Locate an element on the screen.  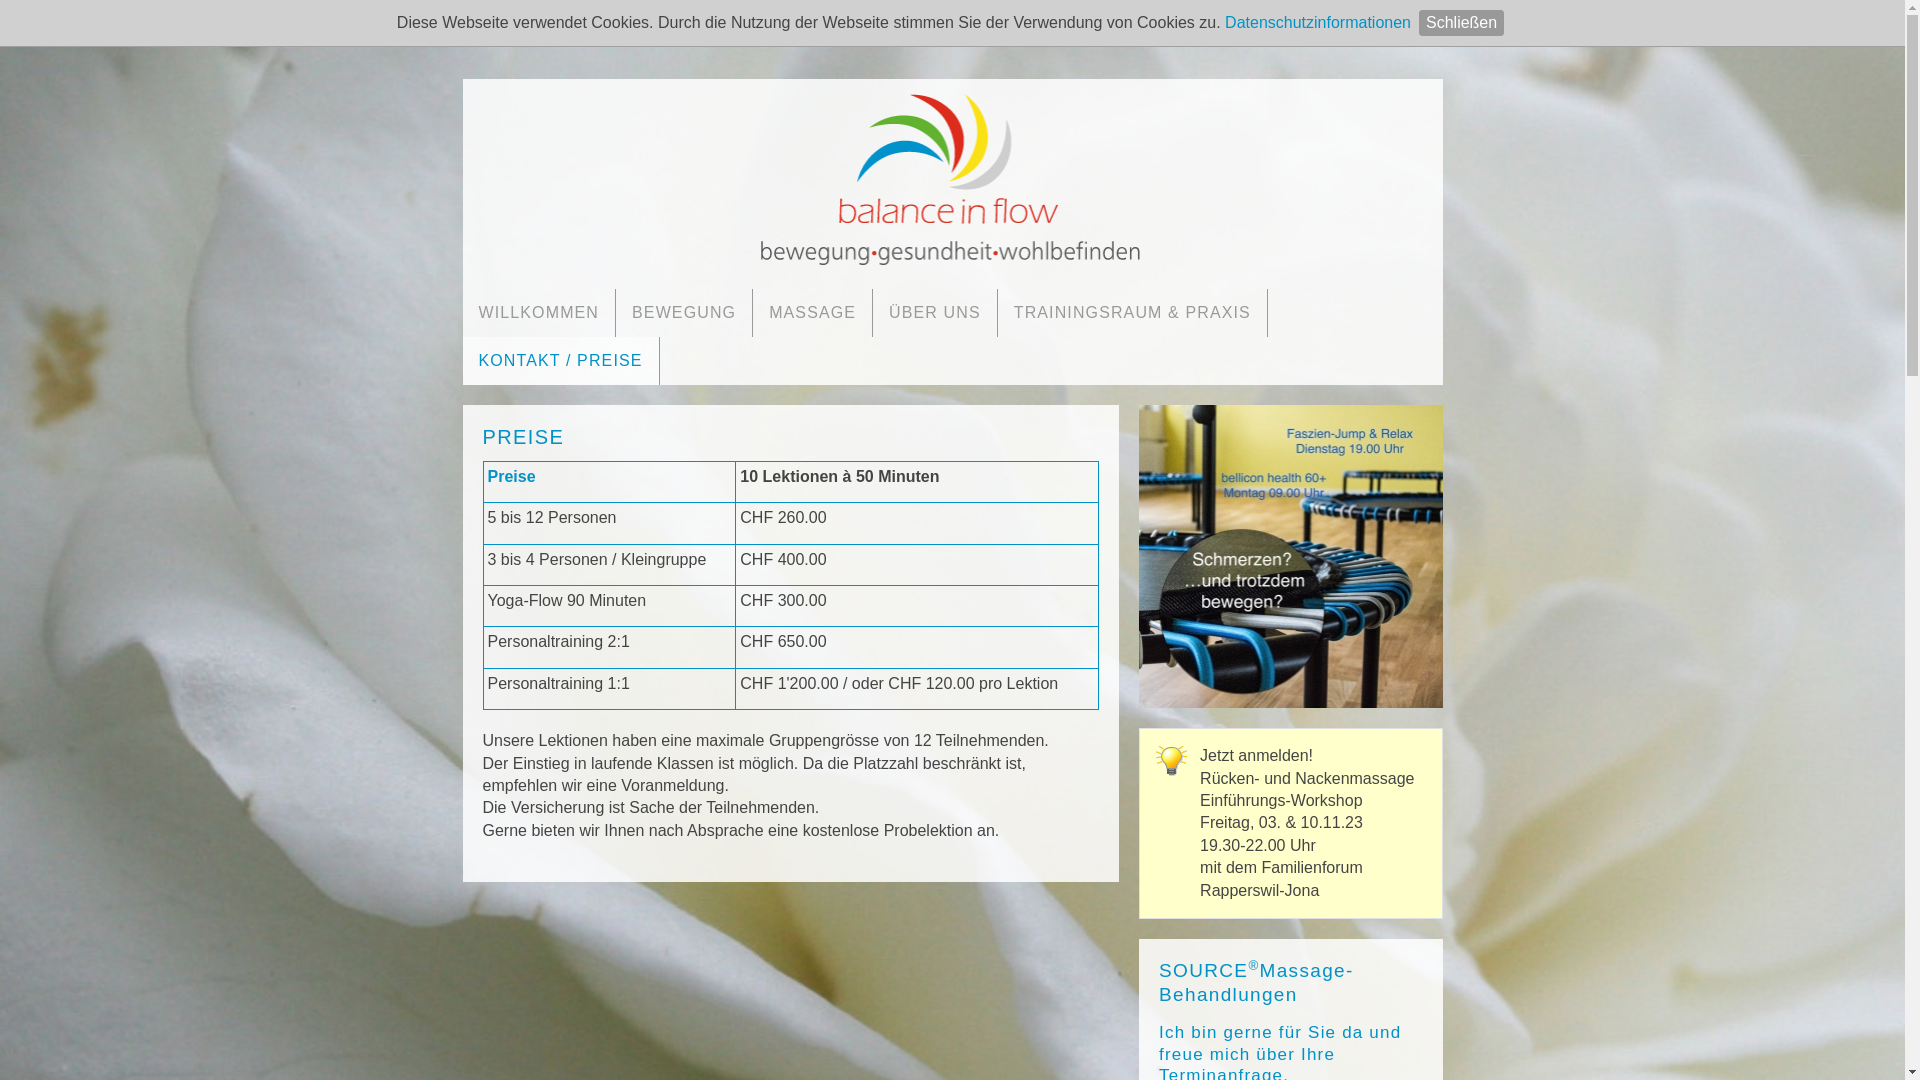
'Zur Startseite' is located at coordinates (950, 176).